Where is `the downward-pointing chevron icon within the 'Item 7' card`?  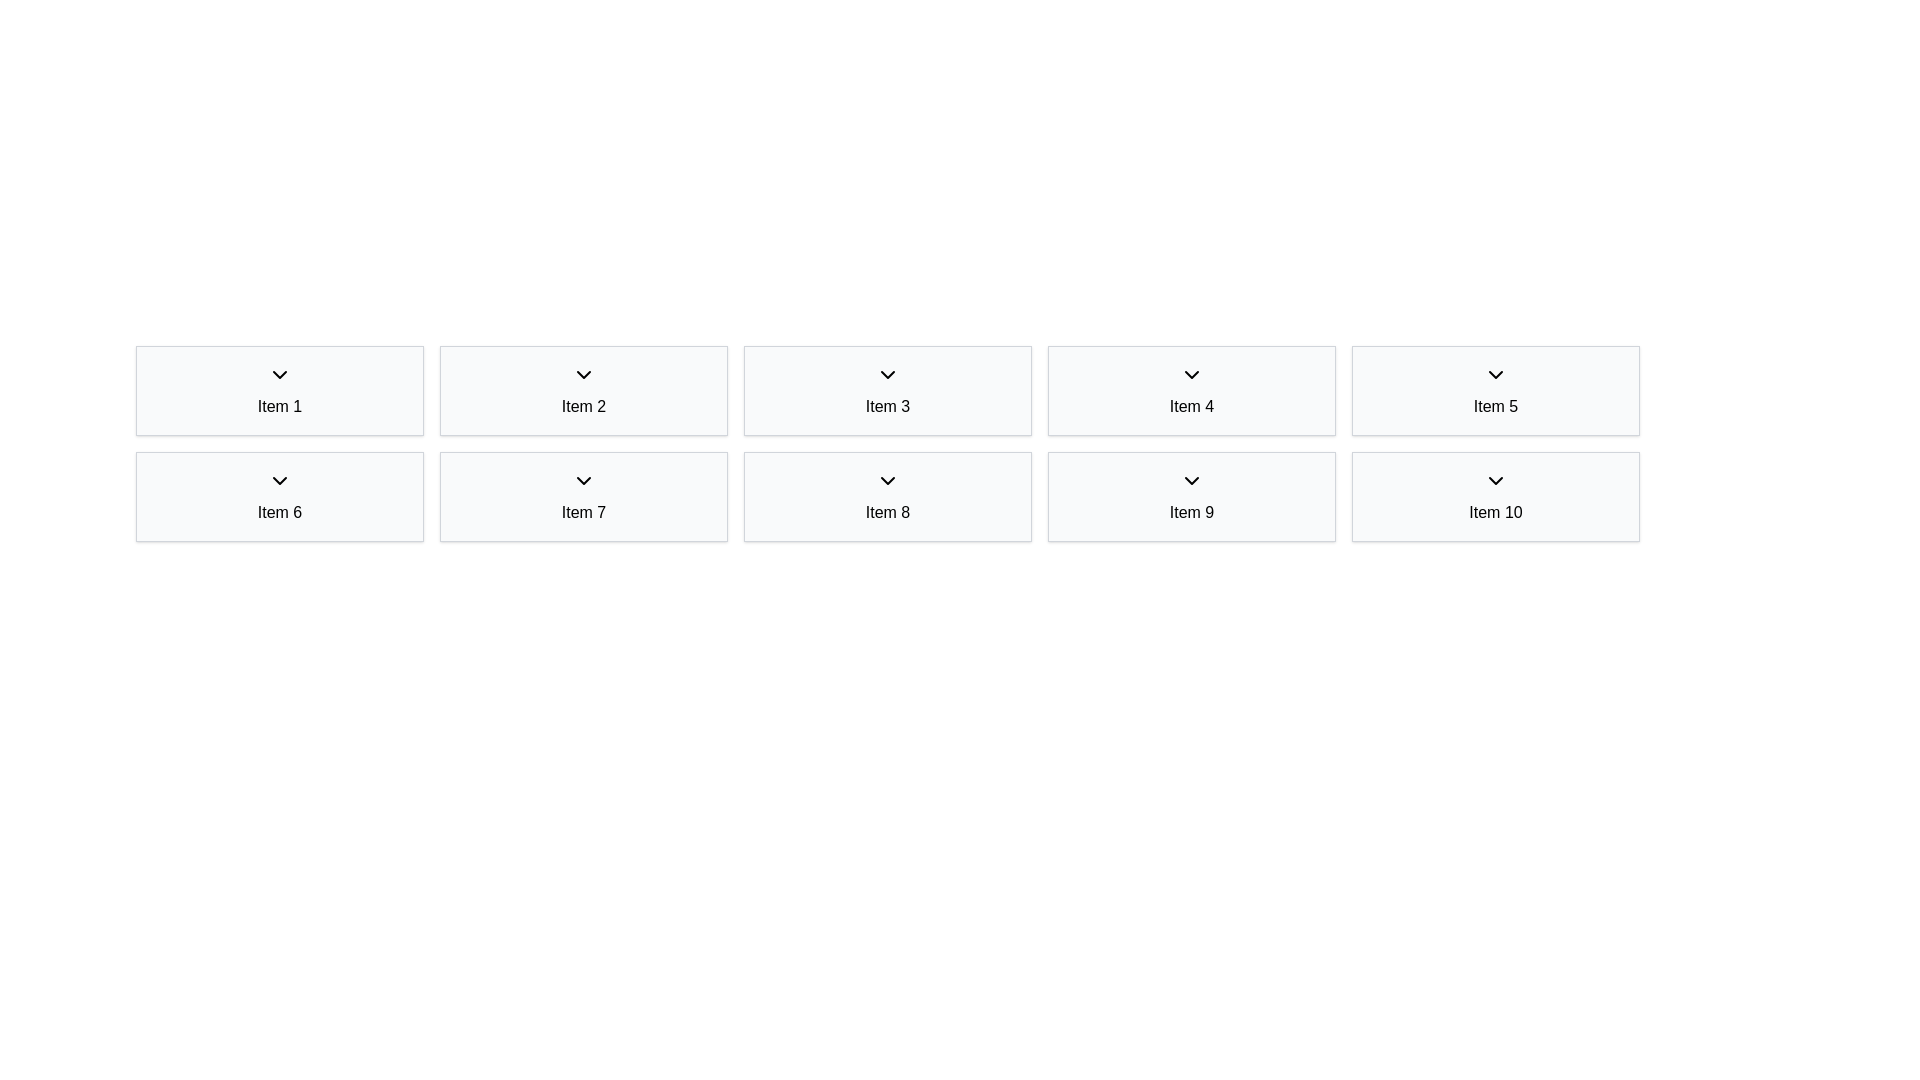 the downward-pointing chevron icon within the 'Item 7' card is located at coordinates (583, 481).